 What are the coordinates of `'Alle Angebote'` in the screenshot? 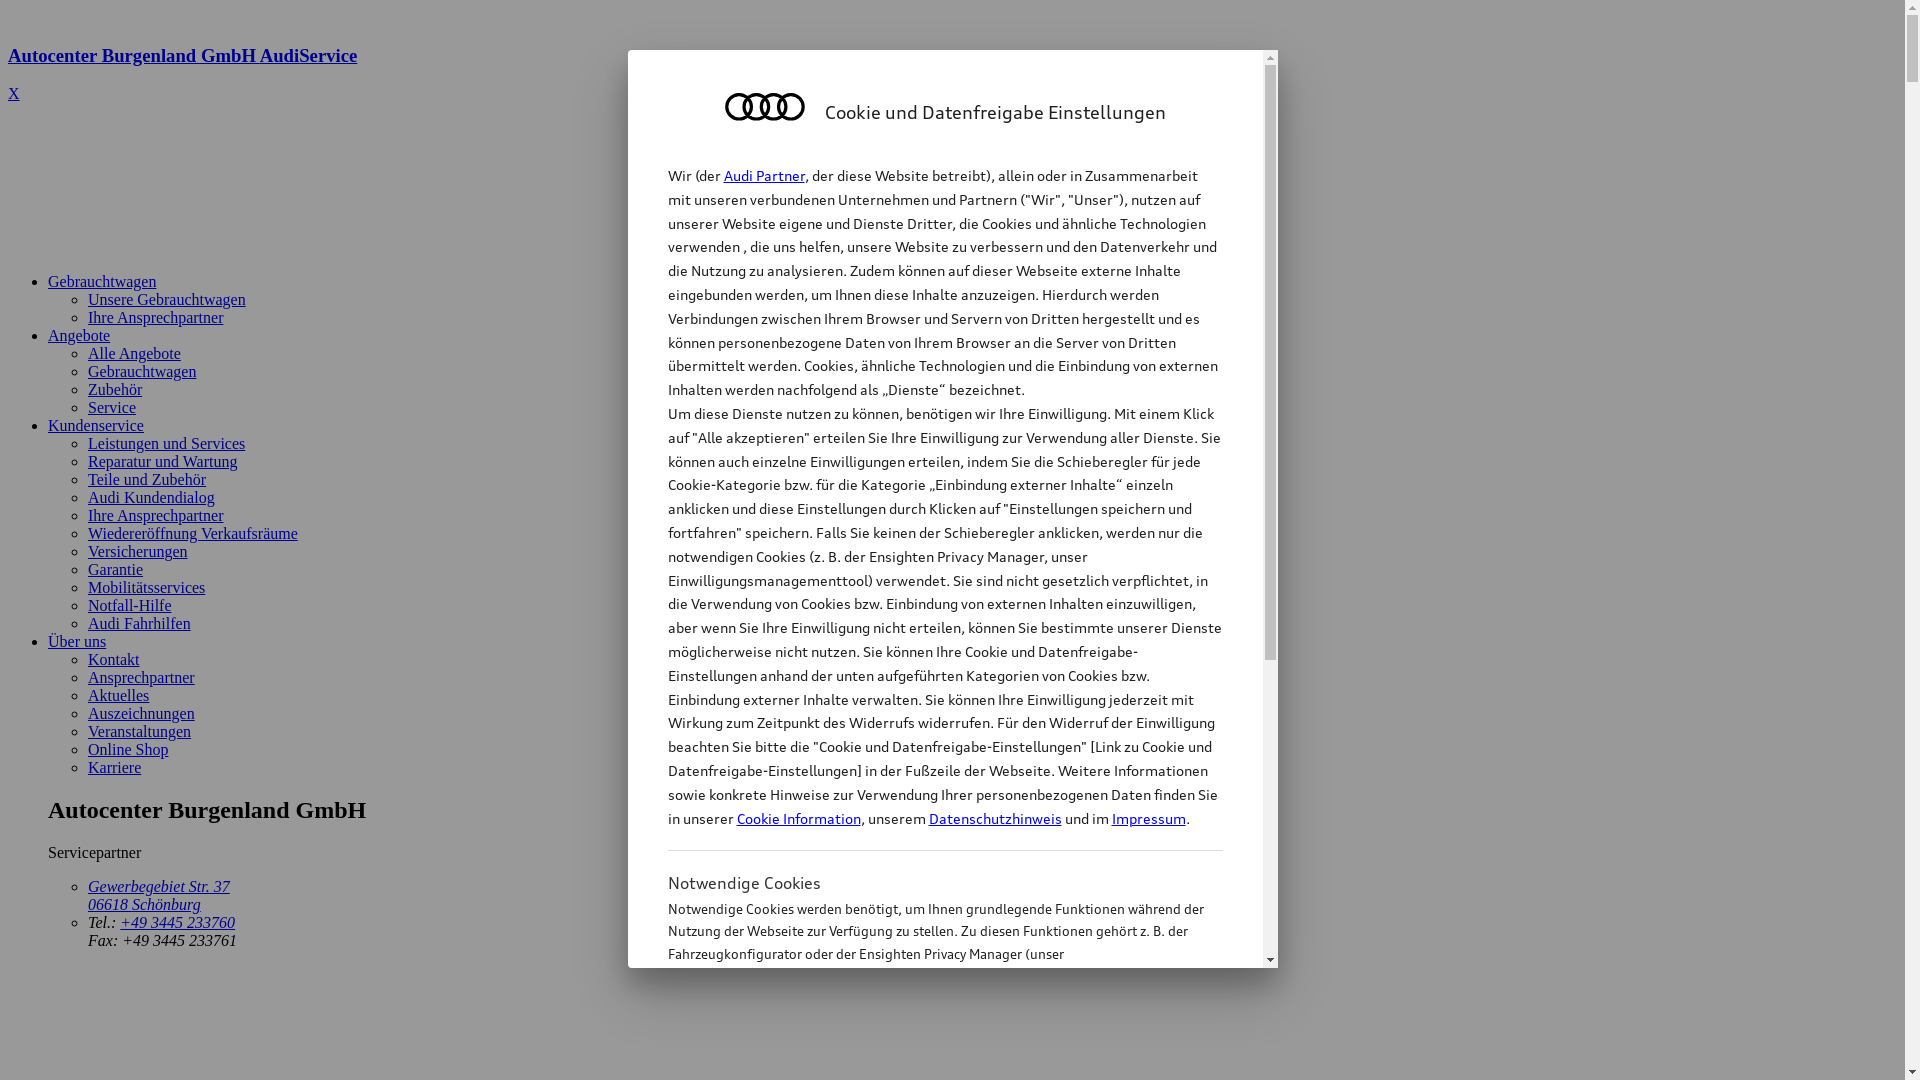 It's located at (133, 352).